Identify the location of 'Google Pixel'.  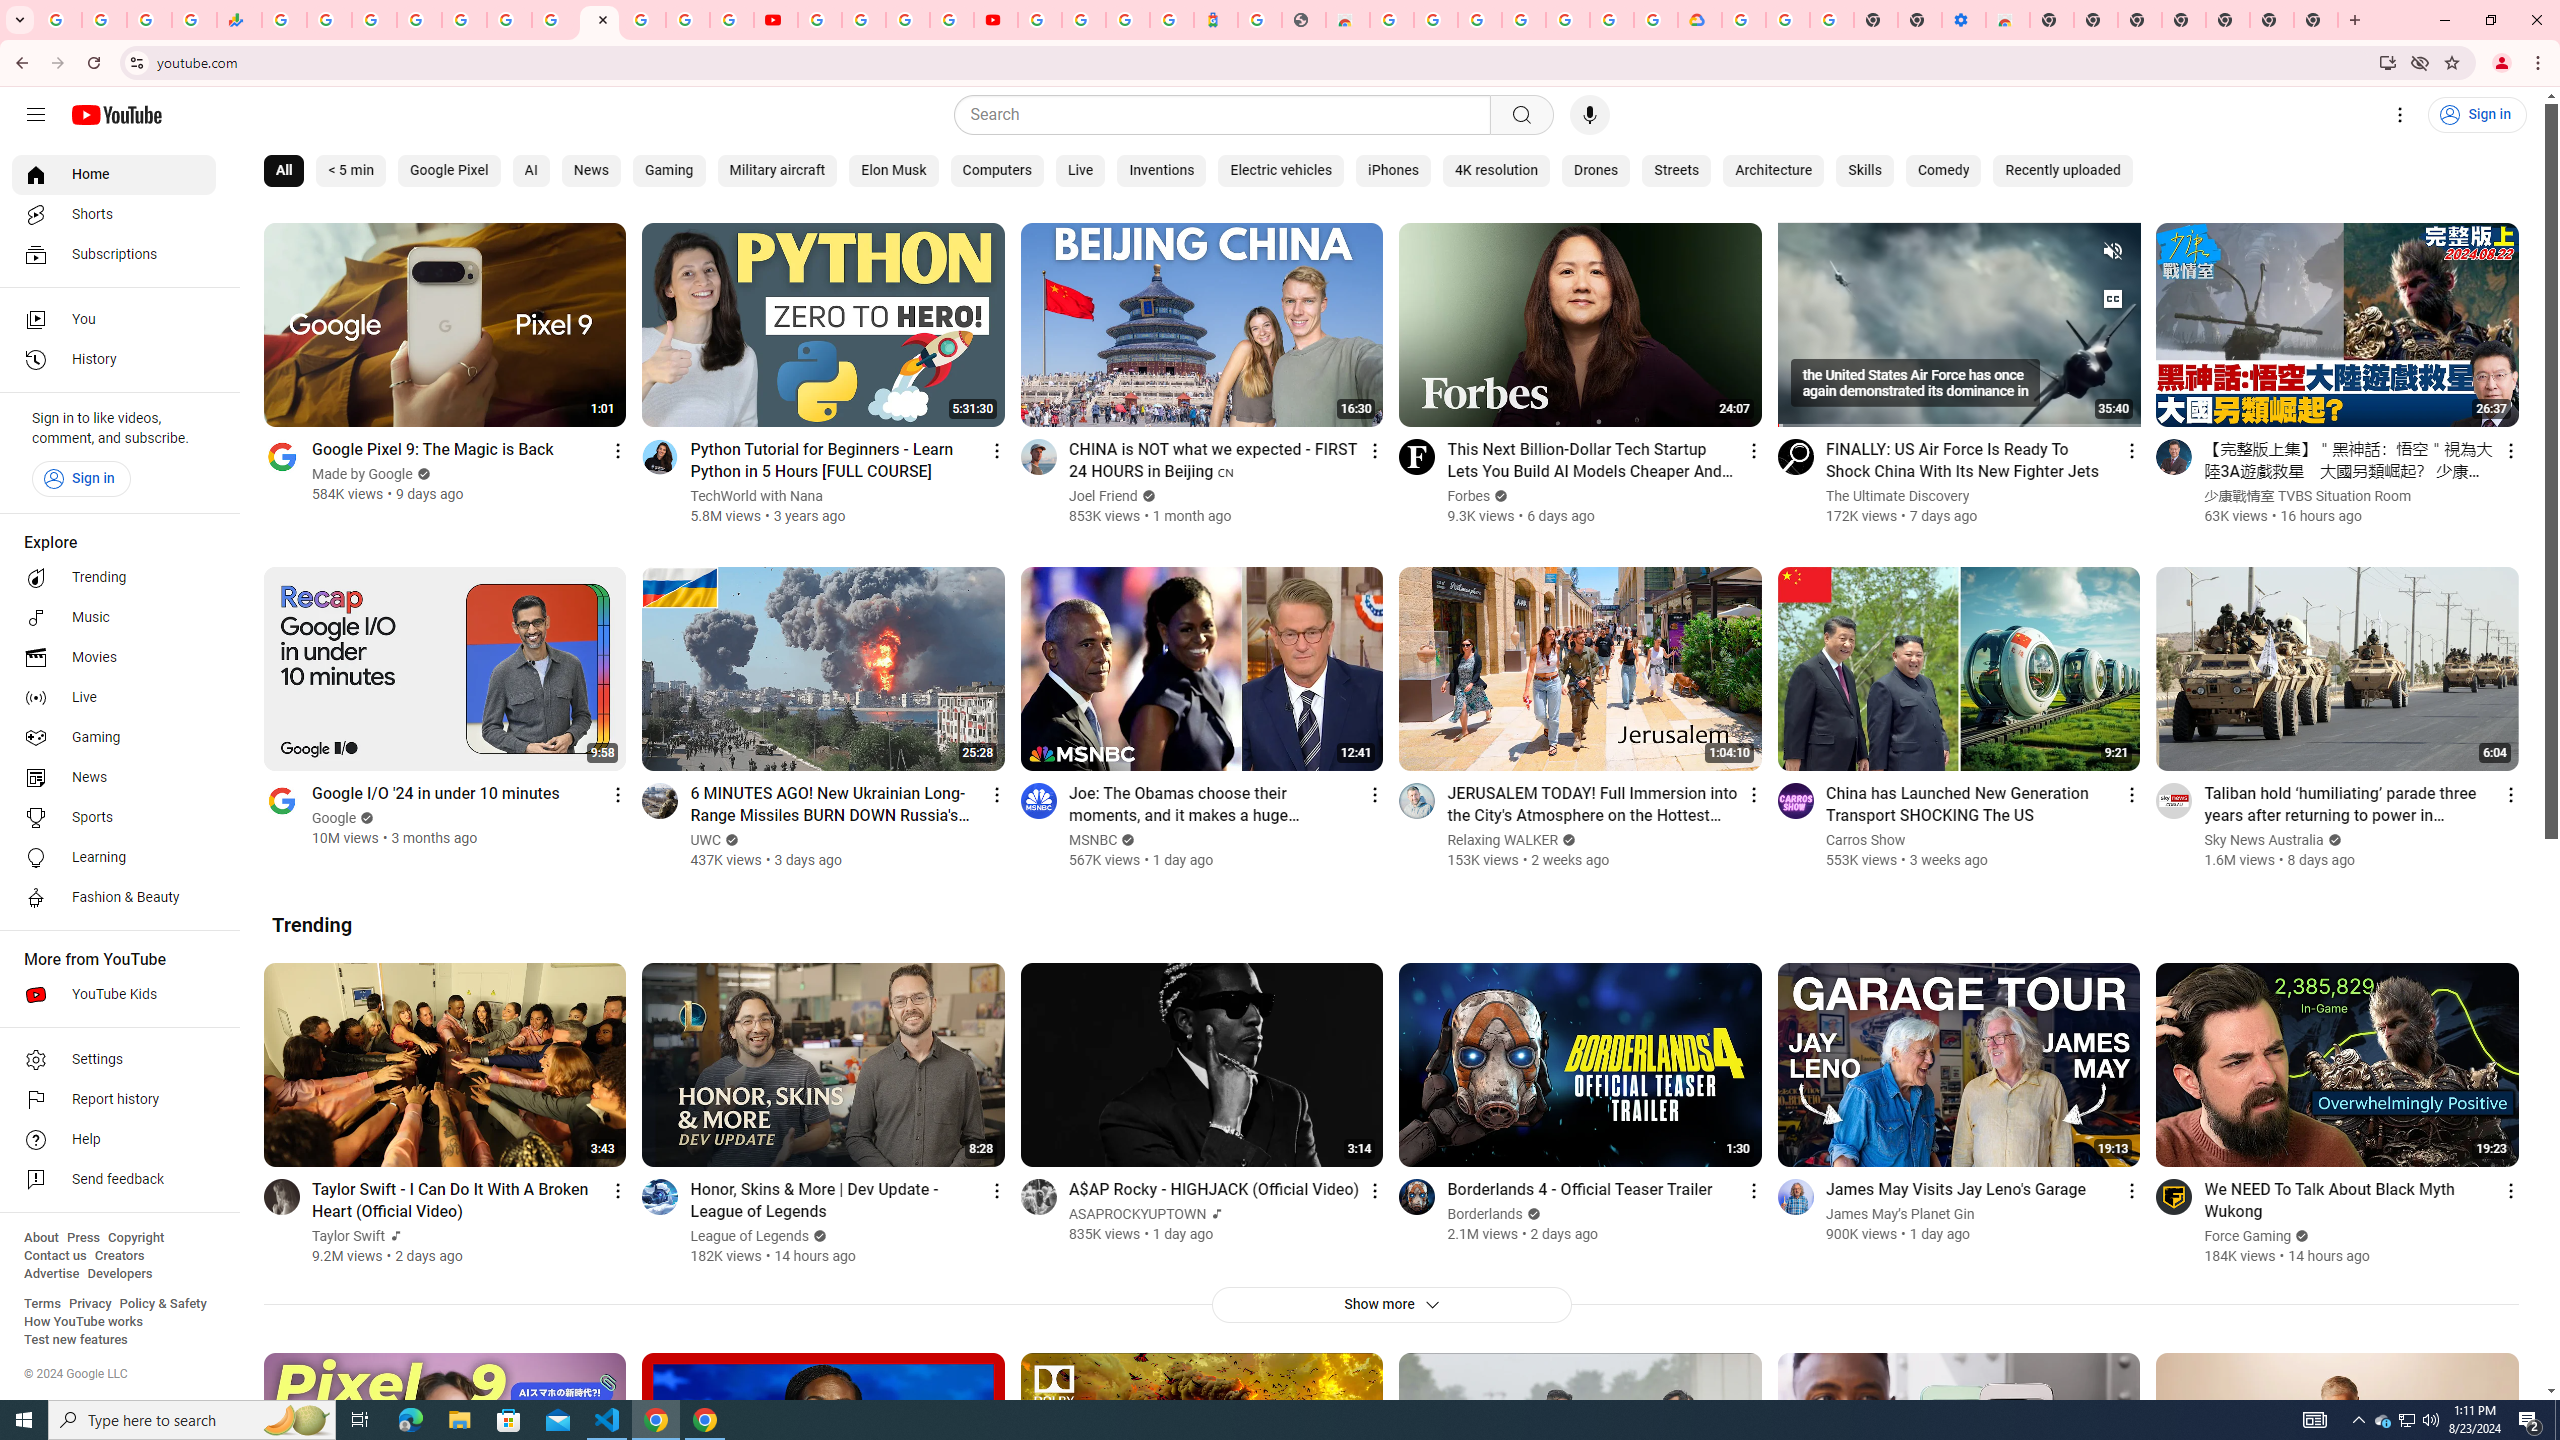
(448, 171).